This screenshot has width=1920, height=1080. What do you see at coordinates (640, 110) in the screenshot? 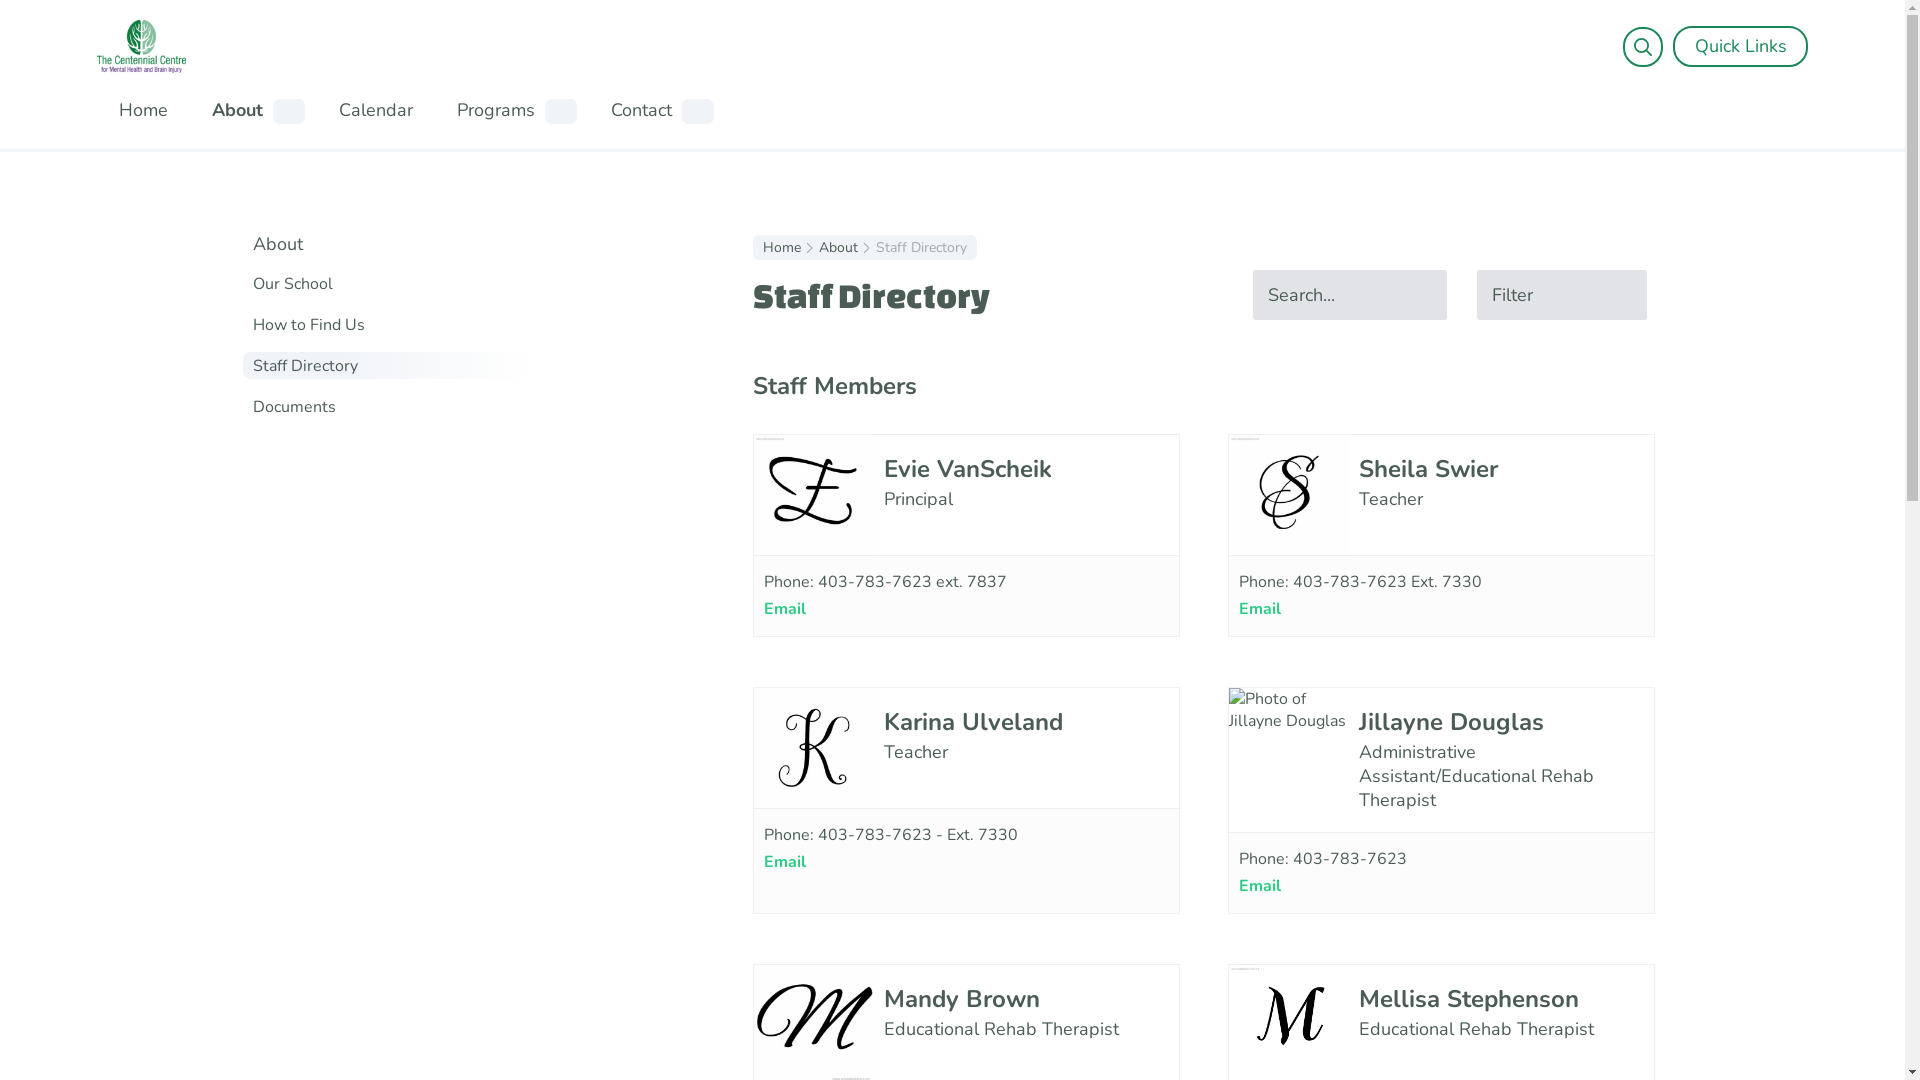
I see `'Contact'` at bounding box center [640, 110].